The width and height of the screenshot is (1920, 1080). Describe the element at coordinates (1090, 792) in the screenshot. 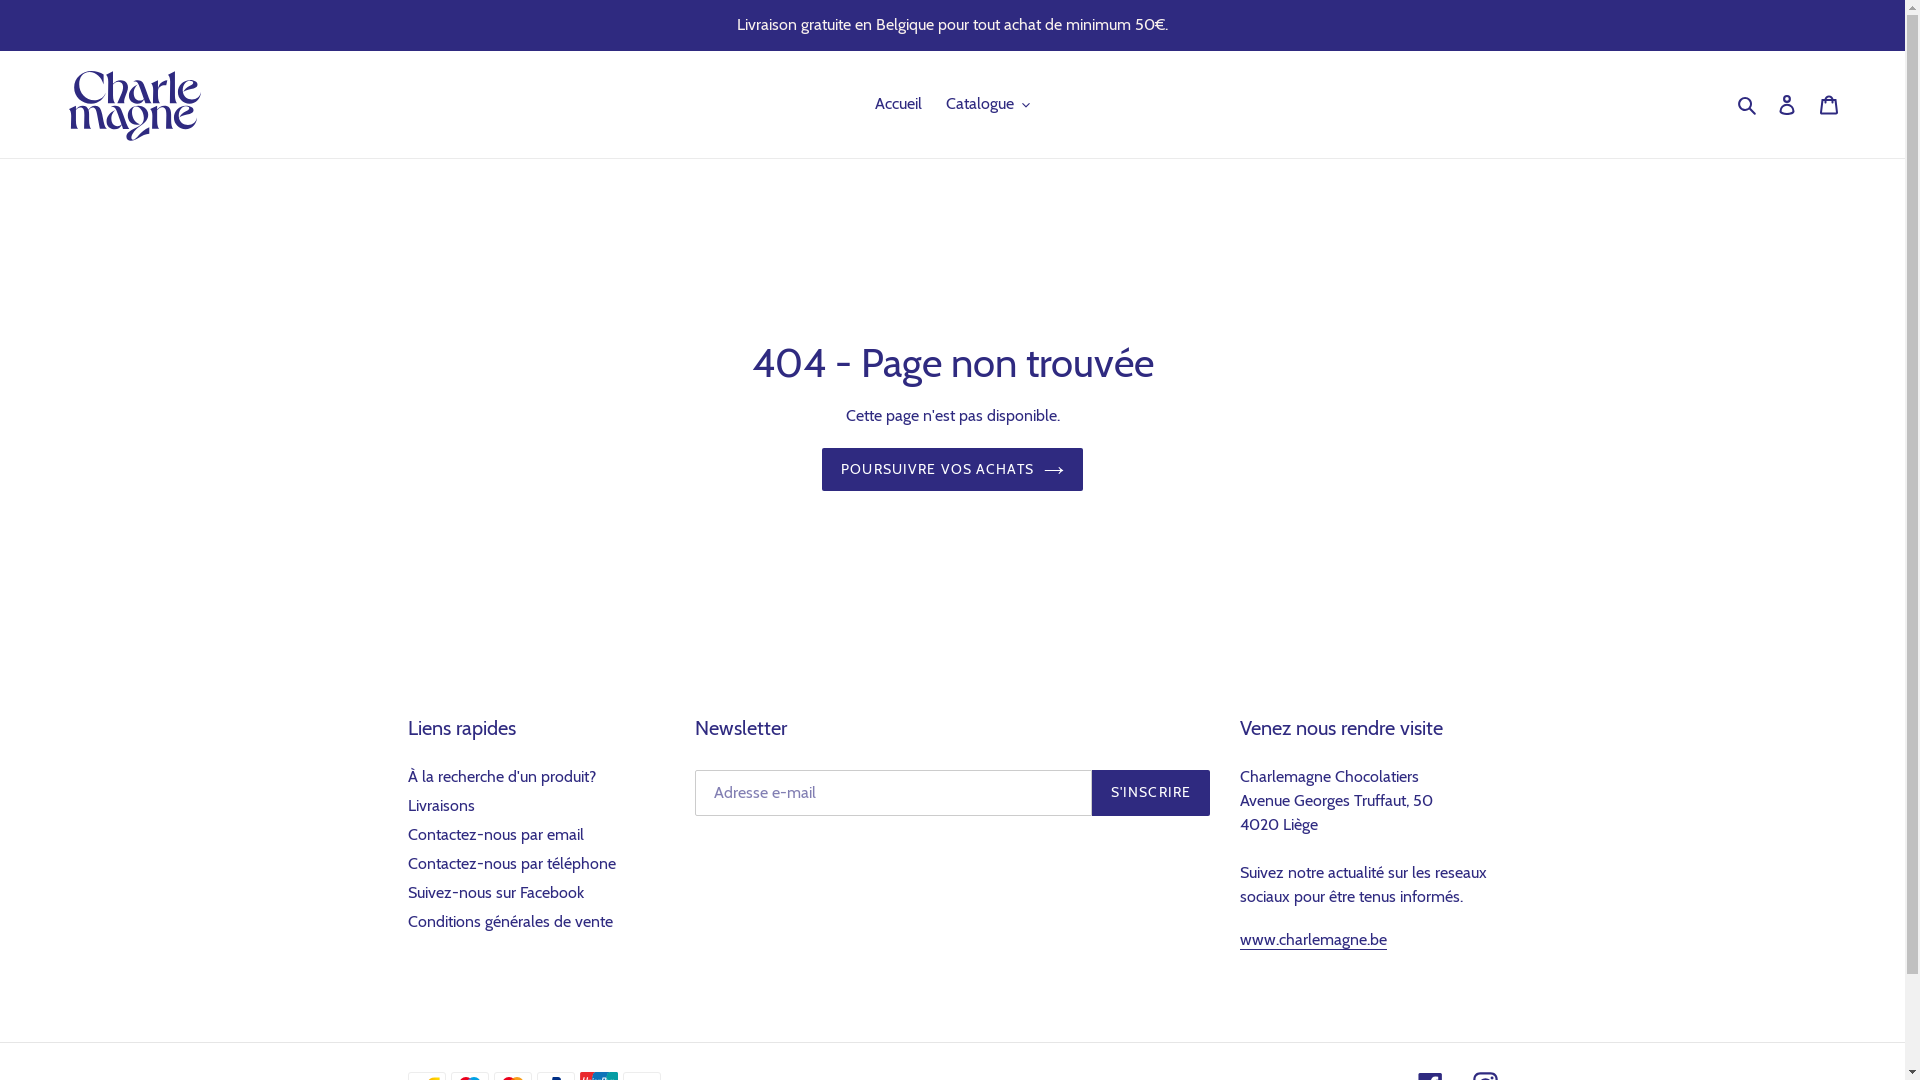

I see `'S'INSCRIRE'` at that location.